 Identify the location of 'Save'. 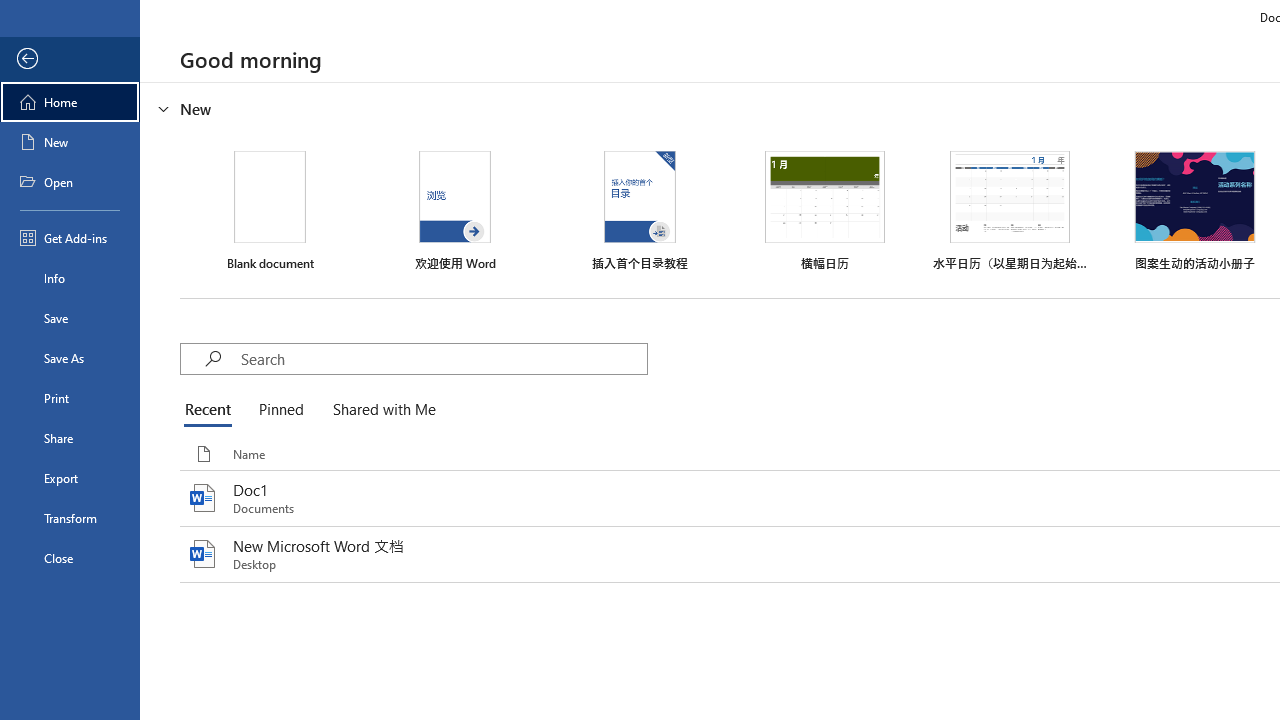
(69, 316).